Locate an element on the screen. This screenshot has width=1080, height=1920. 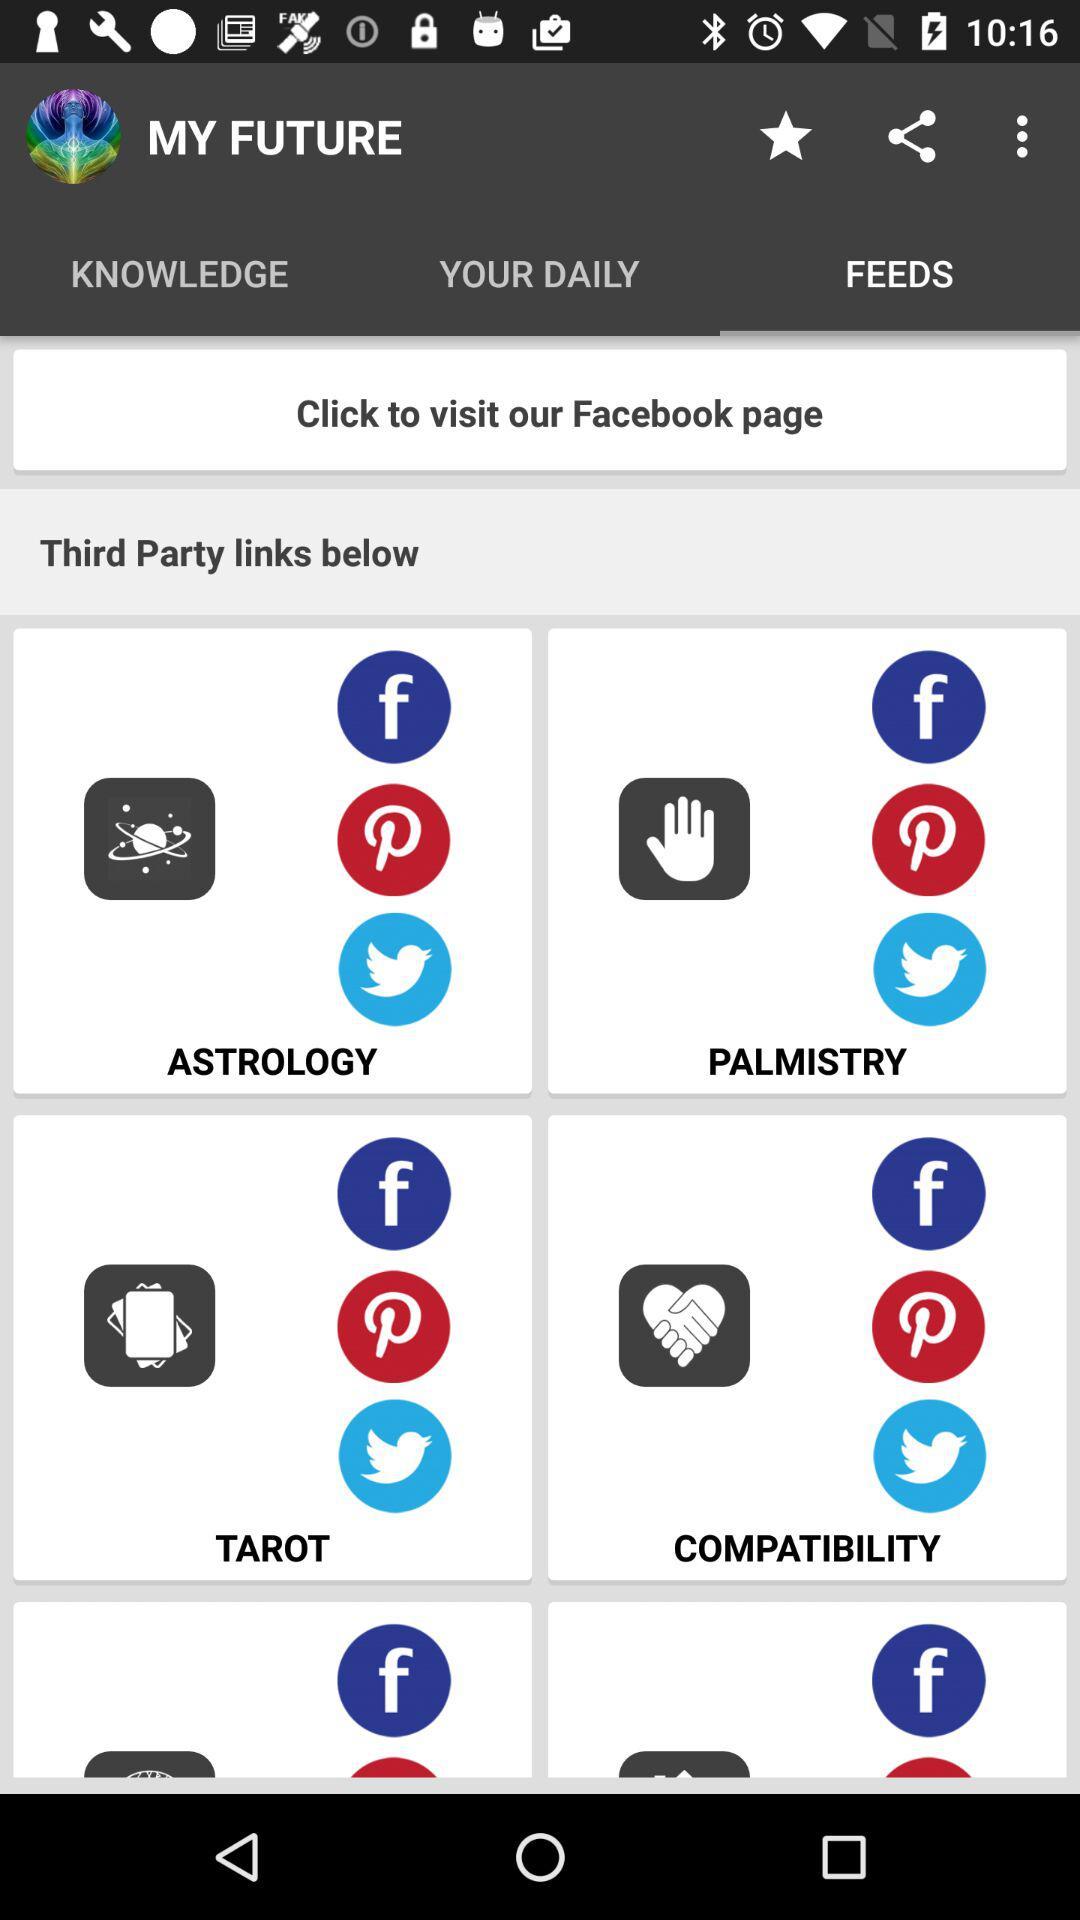
share on twitter is located at coordinates (394, 970).